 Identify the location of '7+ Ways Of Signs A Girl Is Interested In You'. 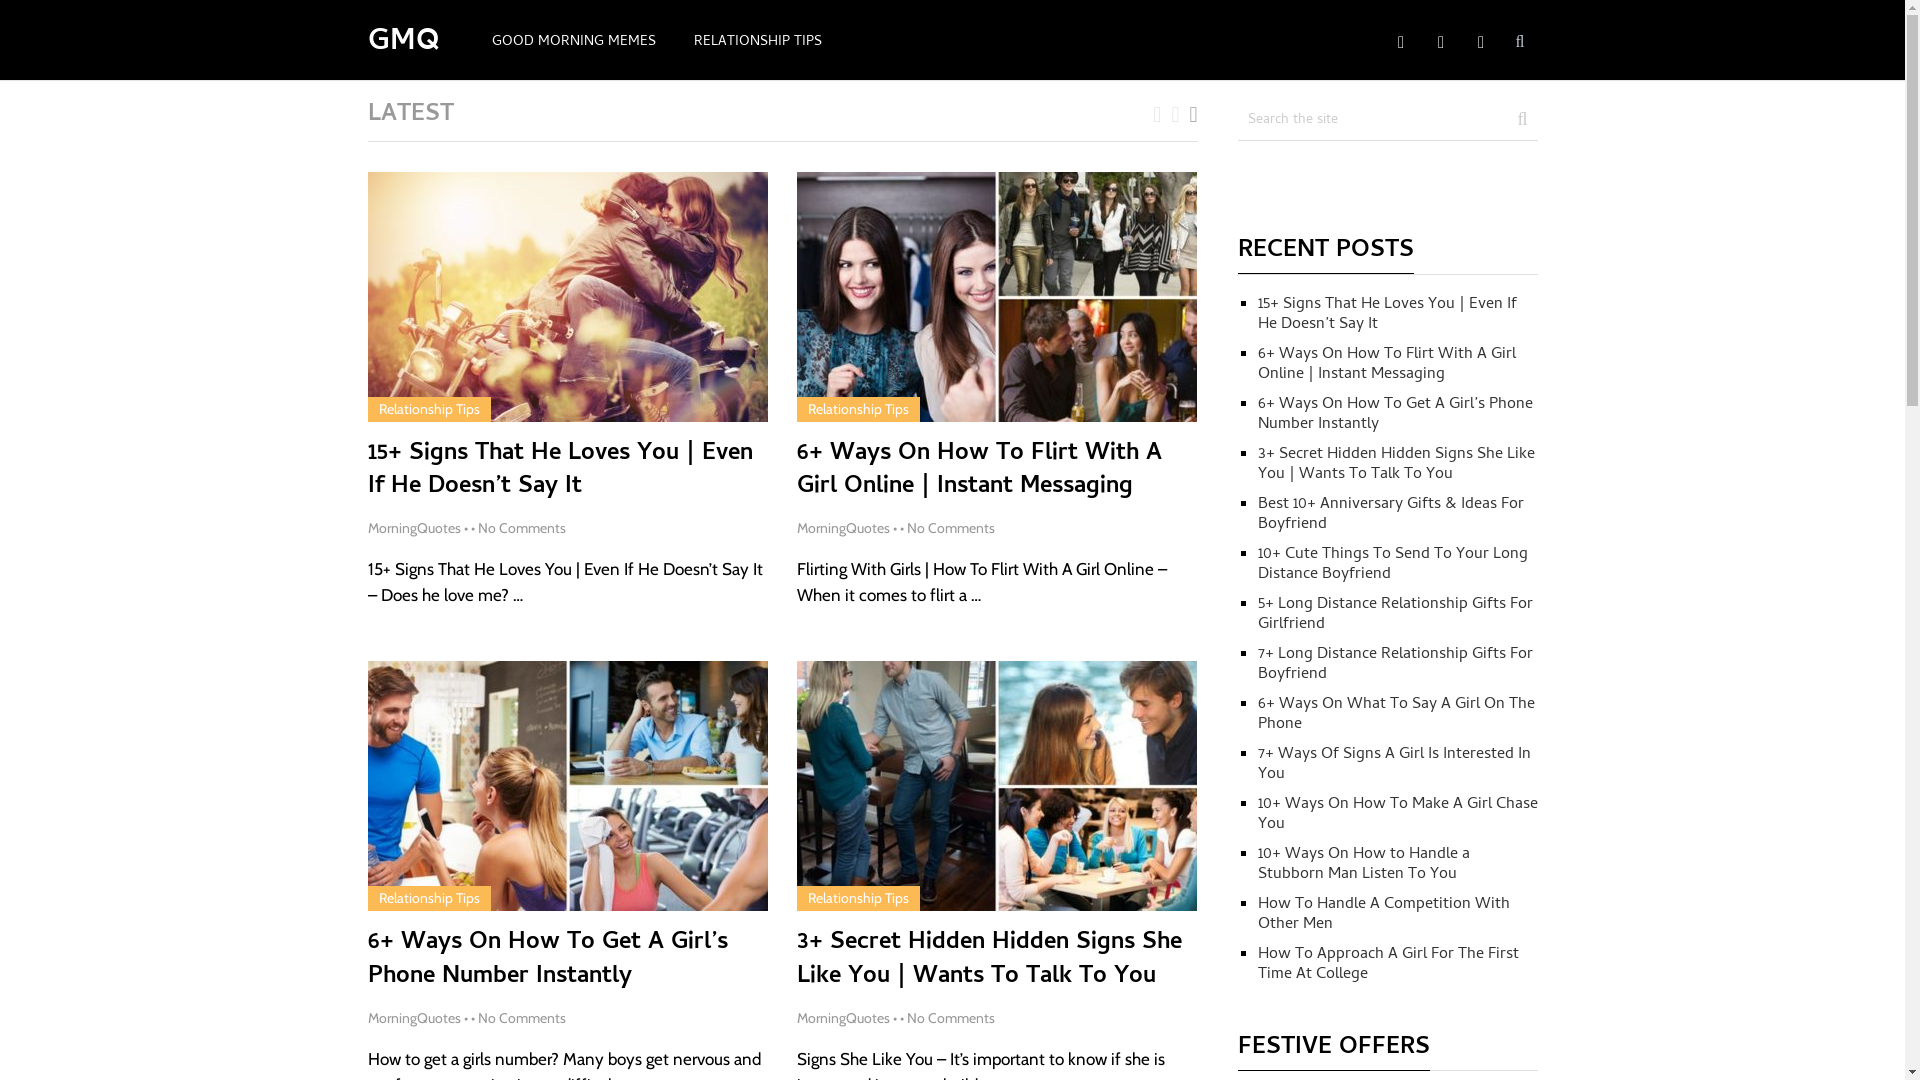
(1393, 764).